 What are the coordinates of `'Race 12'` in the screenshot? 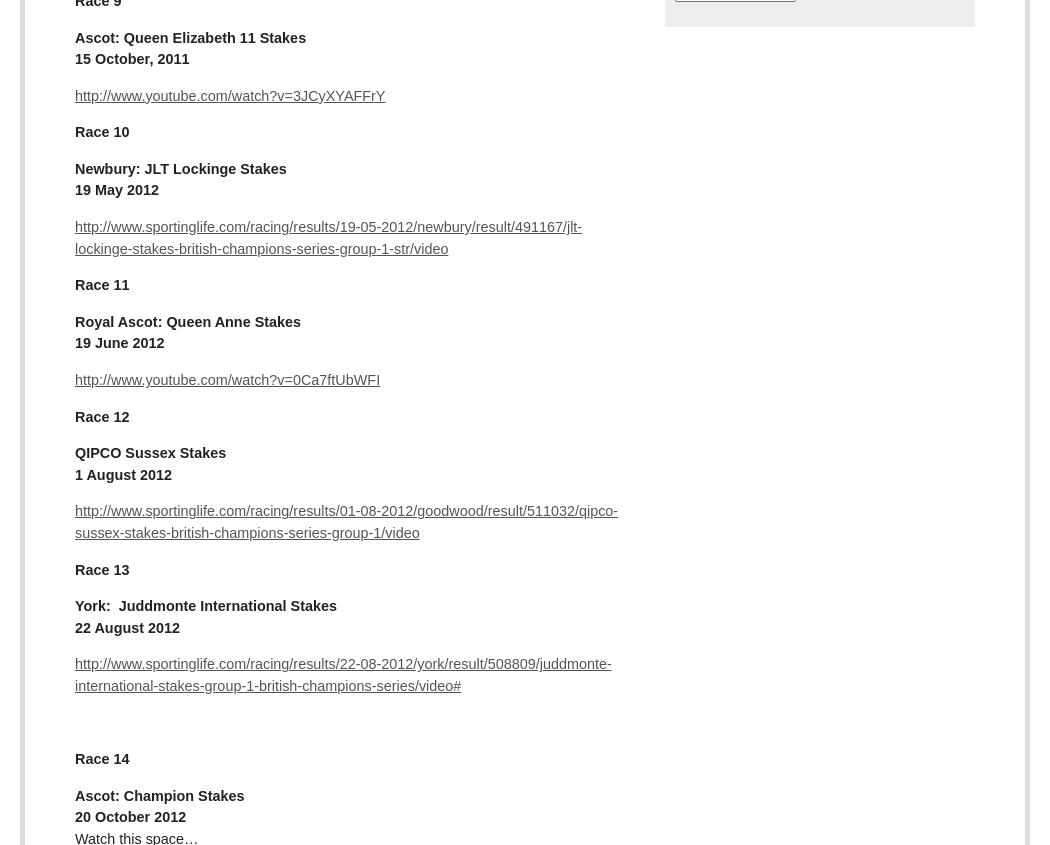 It's located at (101, 414).